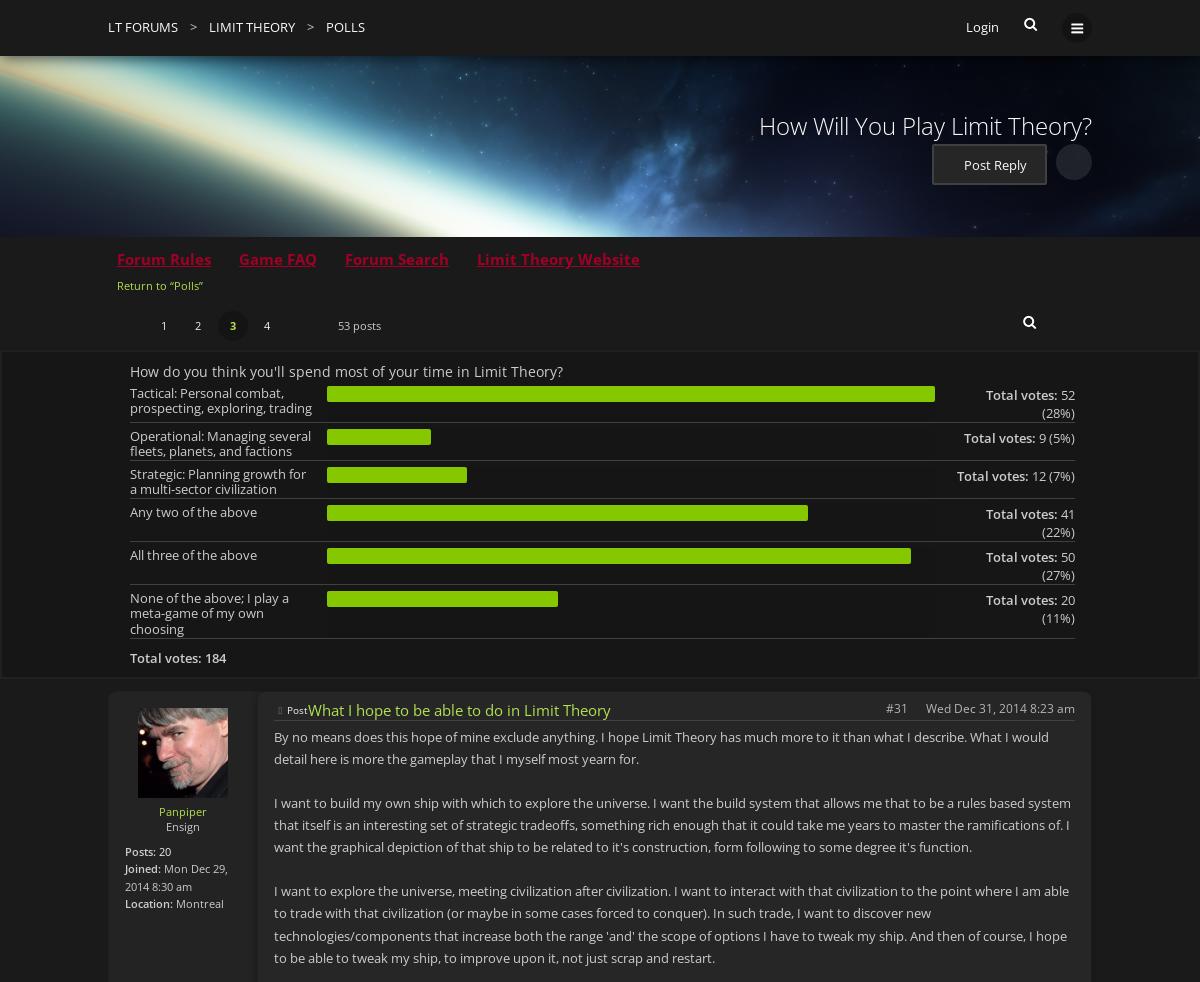  I want to click on 'Login', so click(982, 26).